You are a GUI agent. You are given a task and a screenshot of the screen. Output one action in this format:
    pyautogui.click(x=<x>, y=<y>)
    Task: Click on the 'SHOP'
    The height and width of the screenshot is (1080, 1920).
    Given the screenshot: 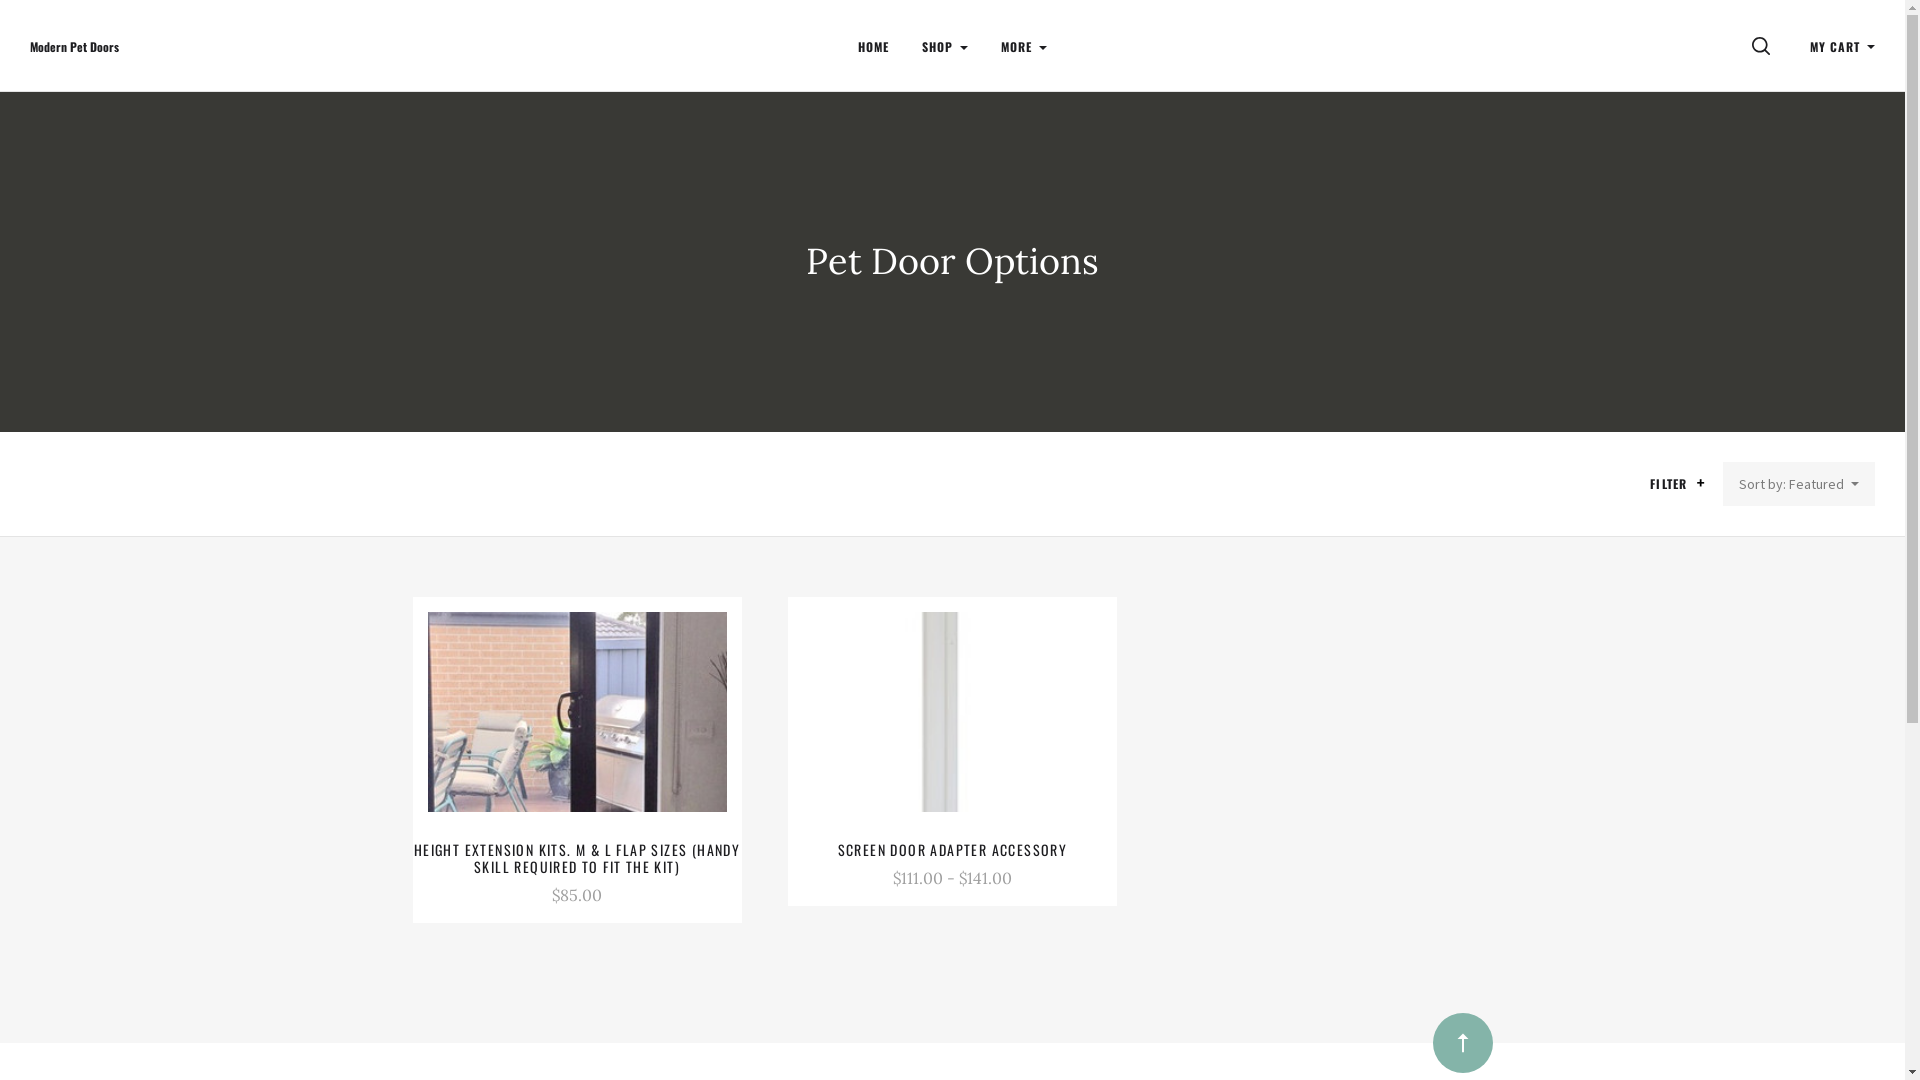 What is the action you would take?
    pyautogui.click(x=944, y=45)
    